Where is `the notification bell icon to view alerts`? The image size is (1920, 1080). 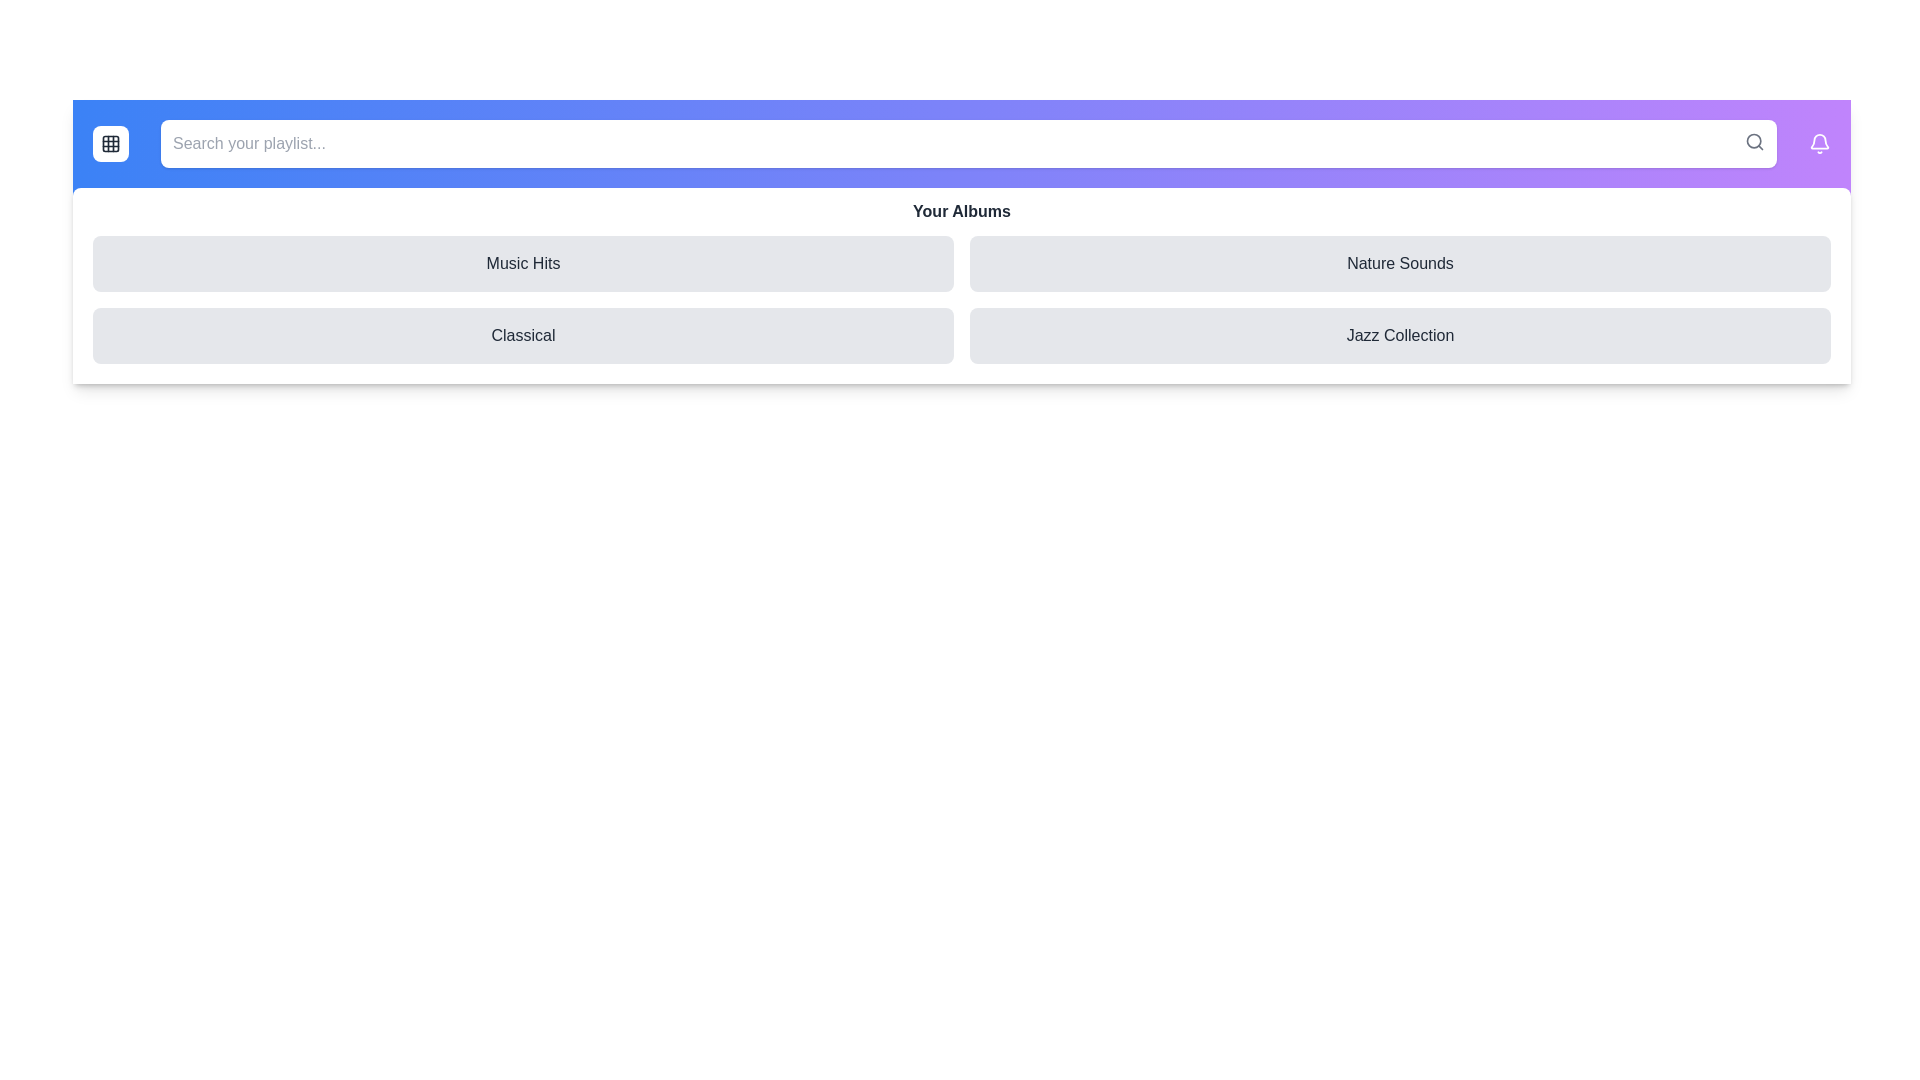 the notification bell icon to view alerts is located at coordinates (1819, 142).